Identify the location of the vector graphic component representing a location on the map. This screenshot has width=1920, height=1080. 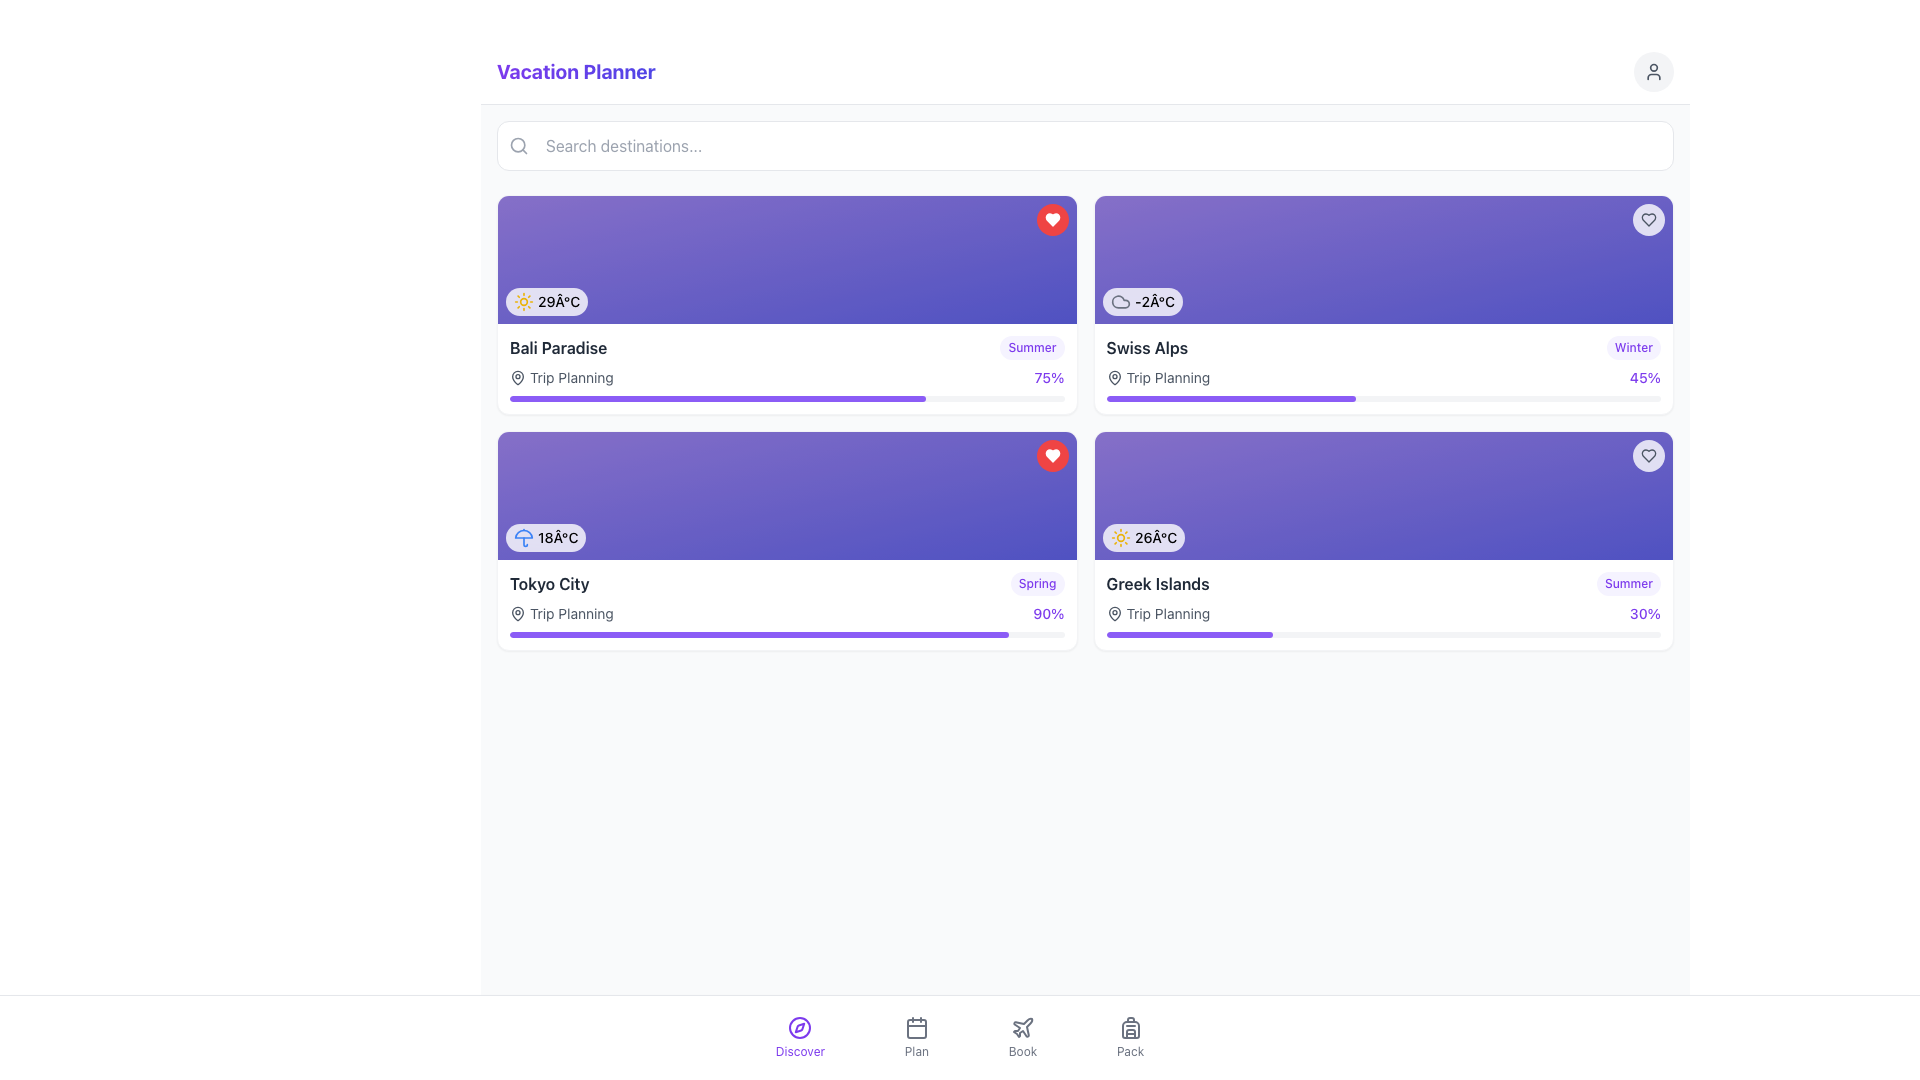
(518, 377).